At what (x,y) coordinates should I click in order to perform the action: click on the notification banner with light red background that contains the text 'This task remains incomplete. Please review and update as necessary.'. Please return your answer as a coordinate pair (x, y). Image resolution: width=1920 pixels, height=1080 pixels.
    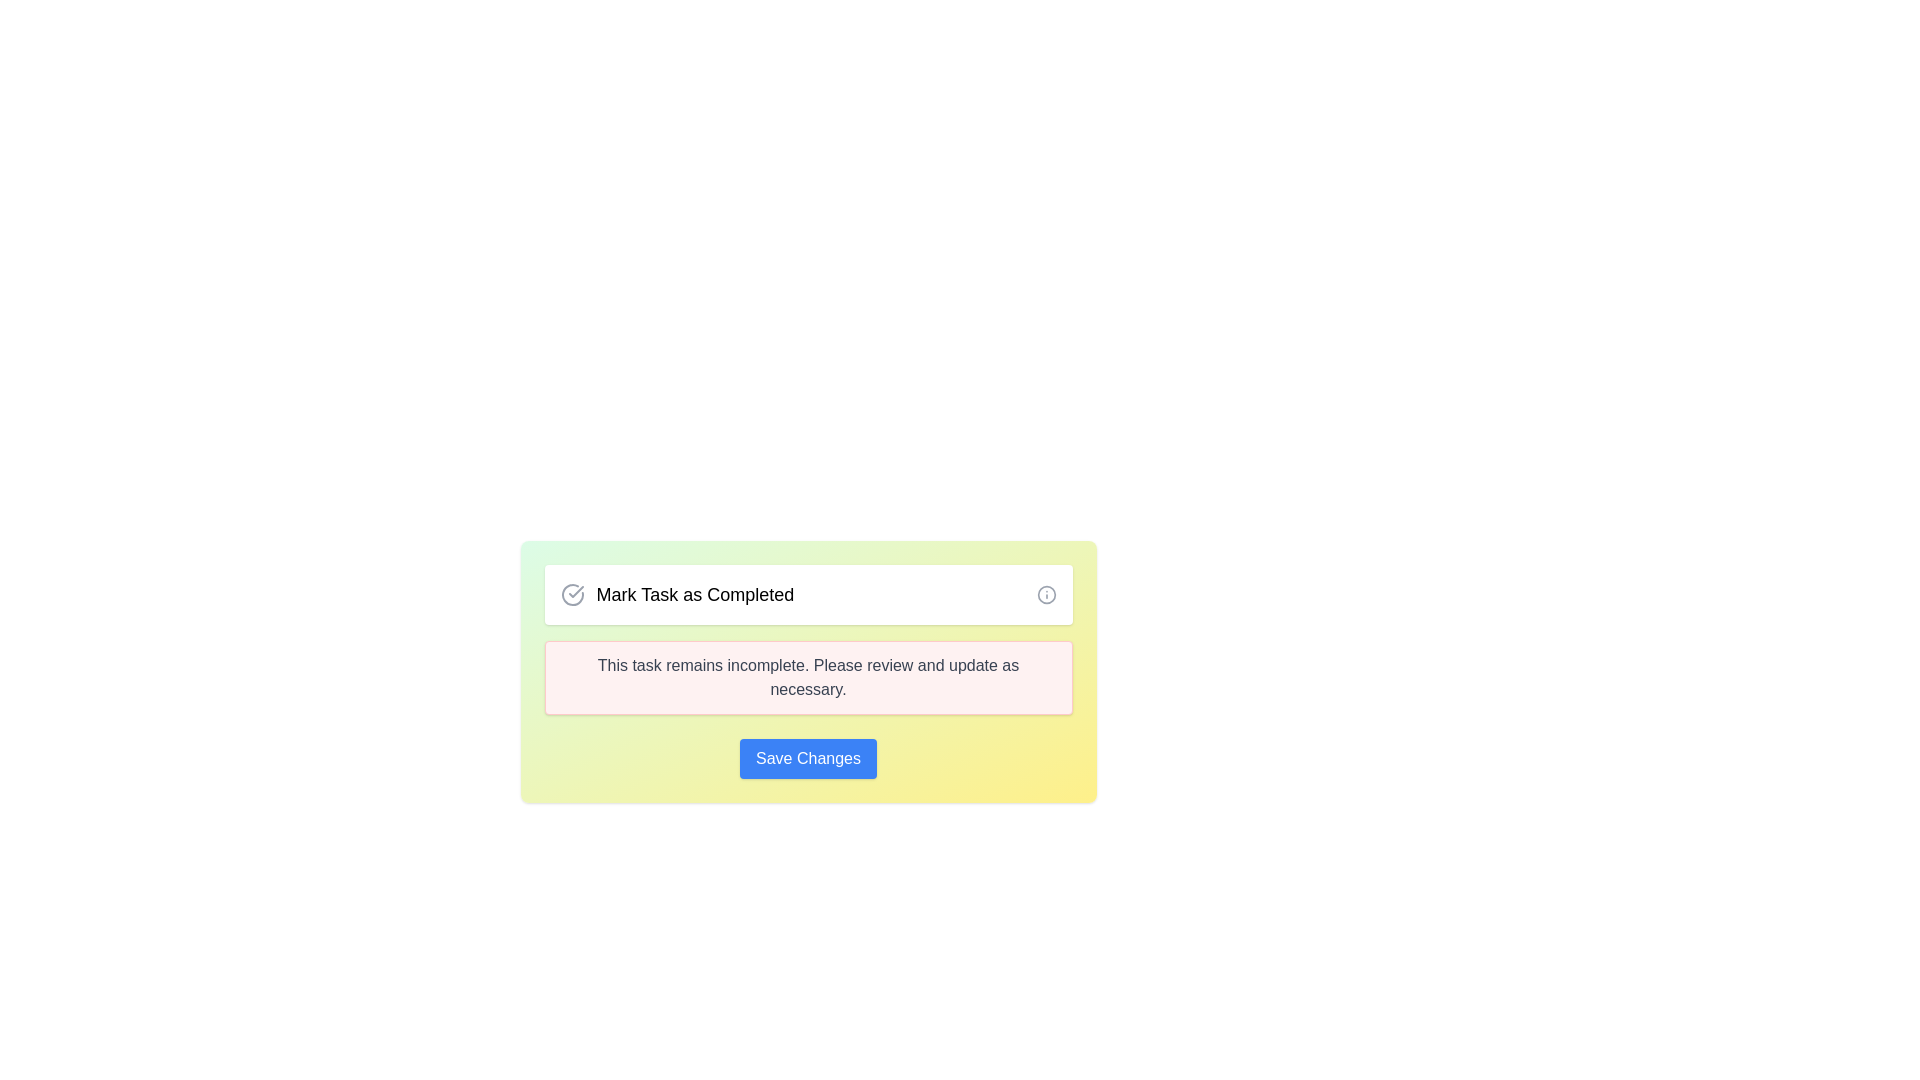
    Looking at the image, I should click on (808, 677).